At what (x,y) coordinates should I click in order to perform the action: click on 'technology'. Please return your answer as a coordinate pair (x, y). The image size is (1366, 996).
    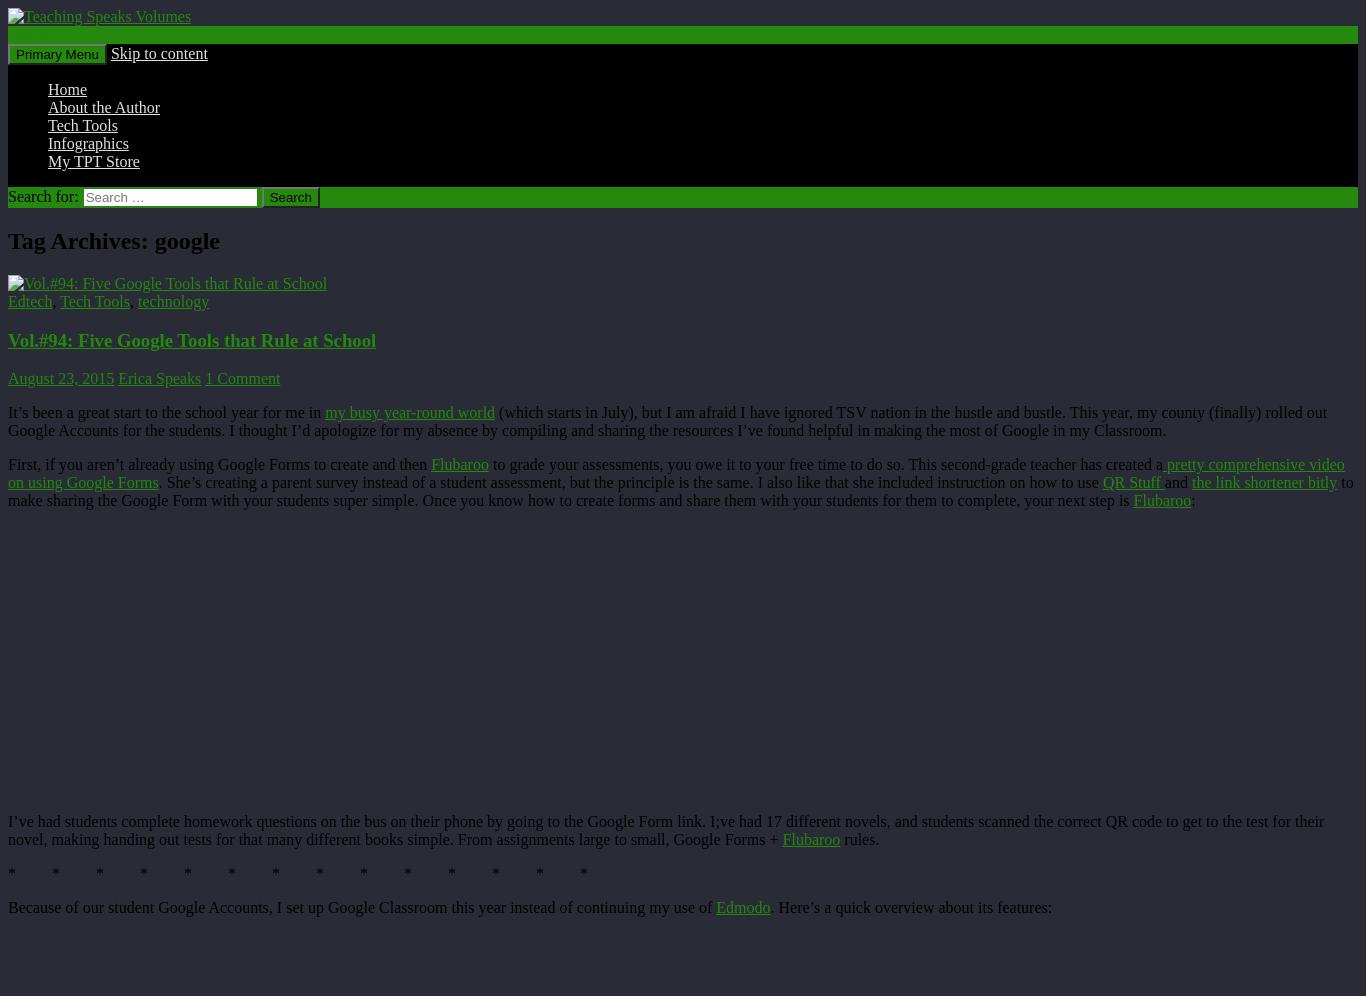
    Looking at the image, I should click on (172, 299).